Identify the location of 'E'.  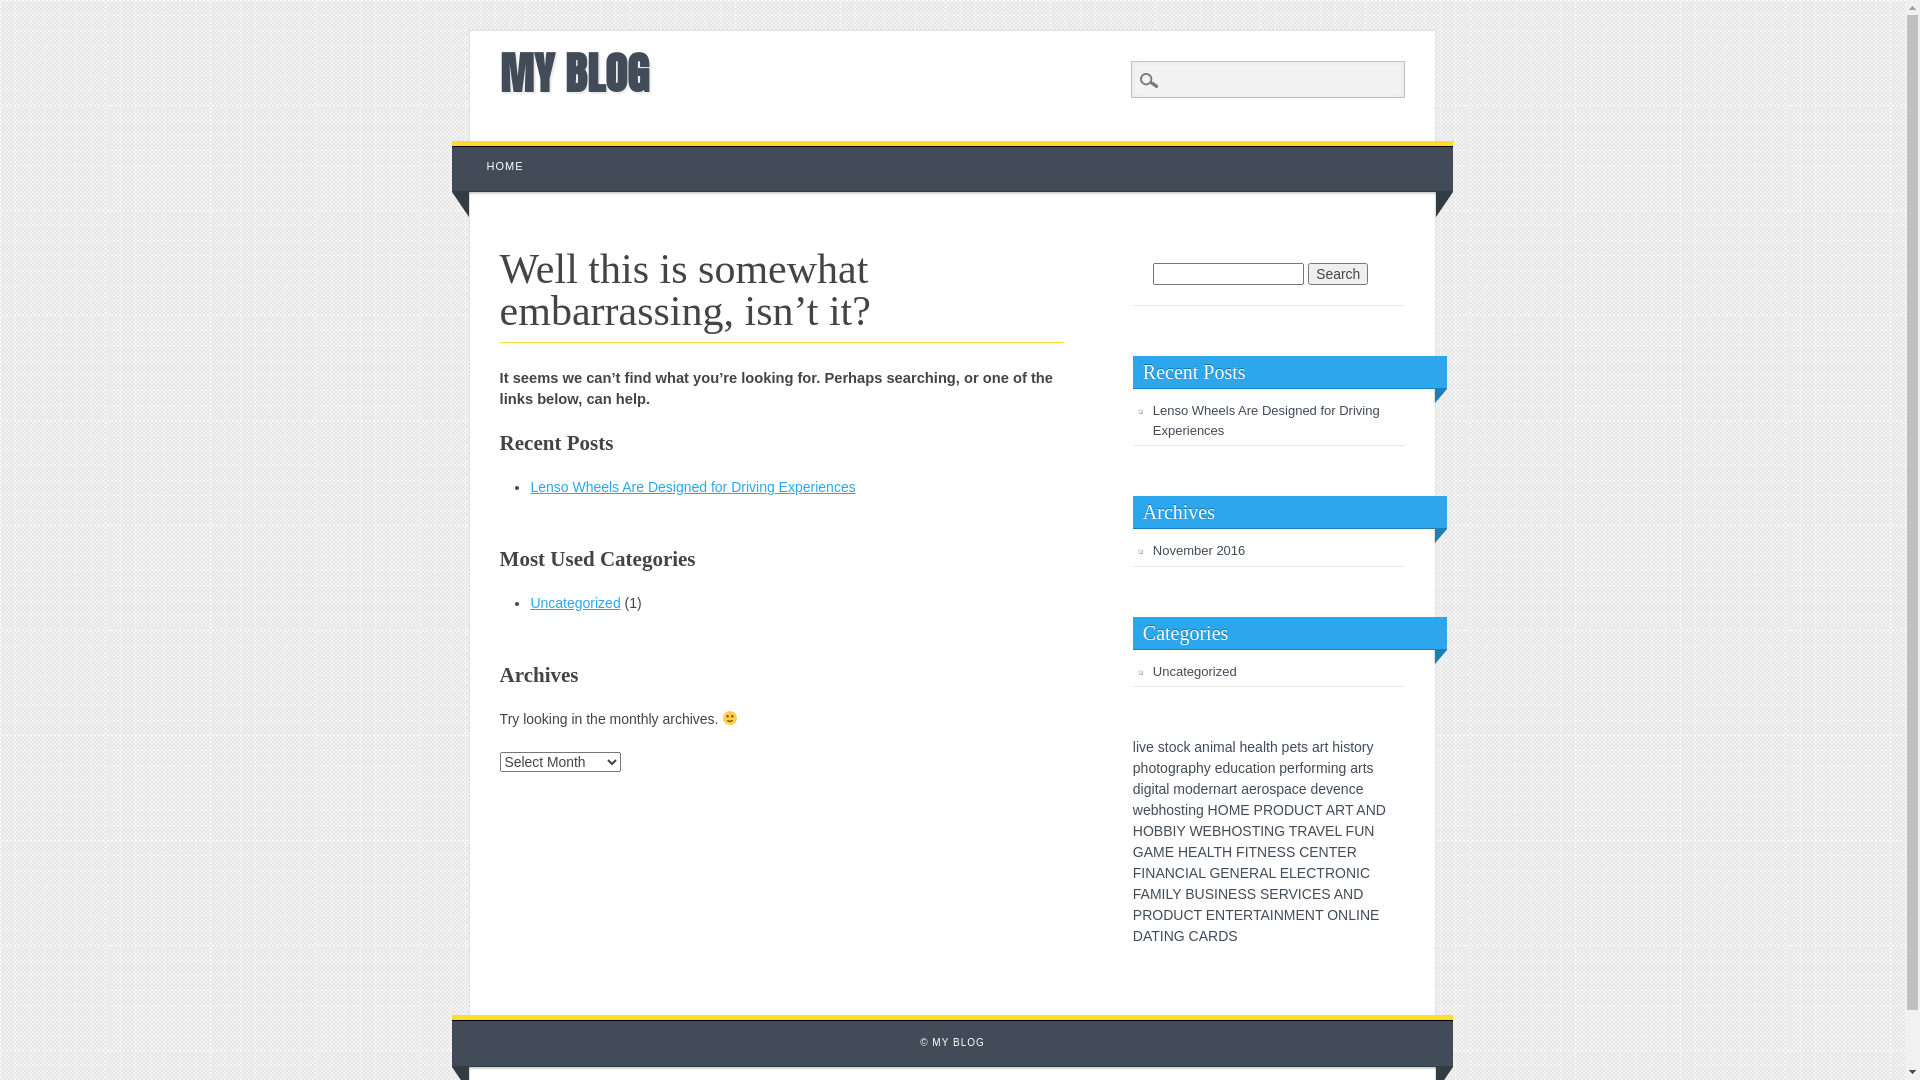
(1266, 852).